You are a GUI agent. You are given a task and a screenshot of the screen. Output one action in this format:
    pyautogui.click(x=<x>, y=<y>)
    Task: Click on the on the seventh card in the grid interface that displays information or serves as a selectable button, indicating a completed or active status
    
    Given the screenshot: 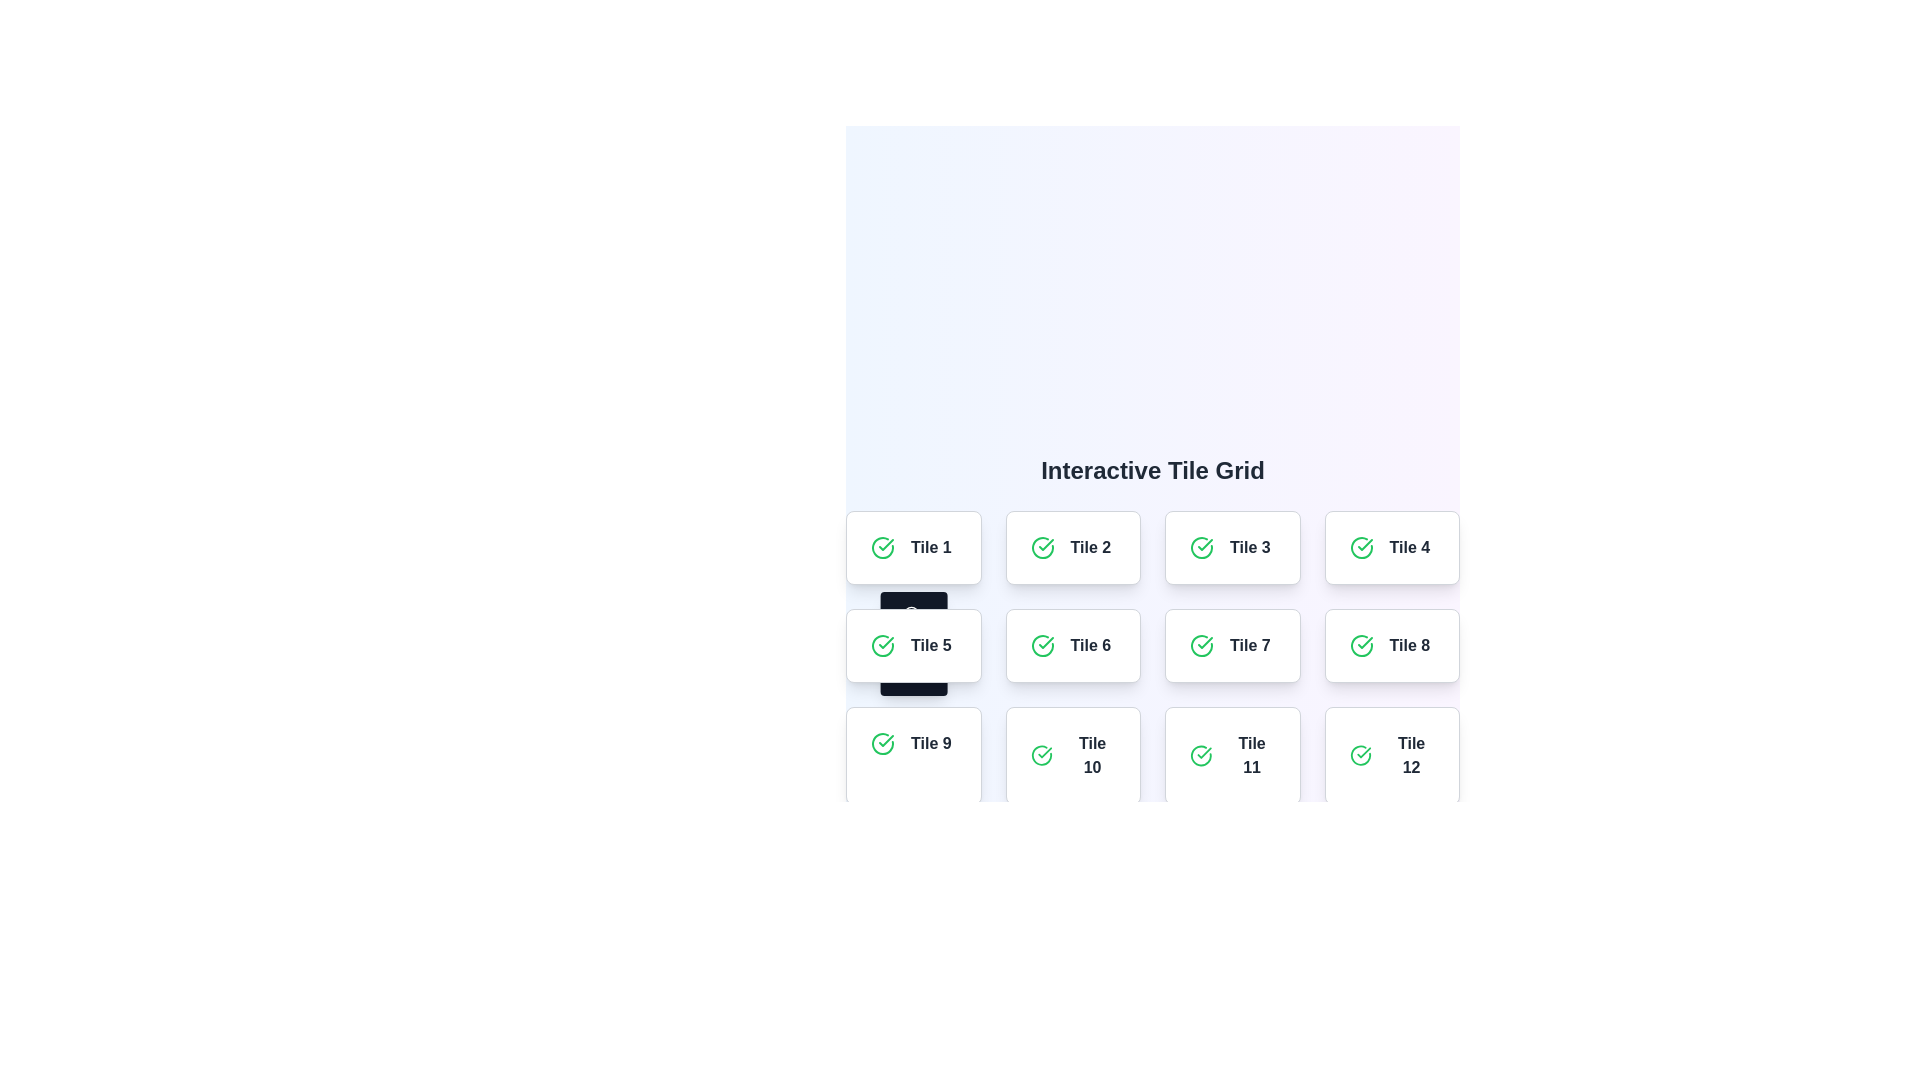 What is the action you would take?
    pyautogui.click(x=1231, y=645)
    